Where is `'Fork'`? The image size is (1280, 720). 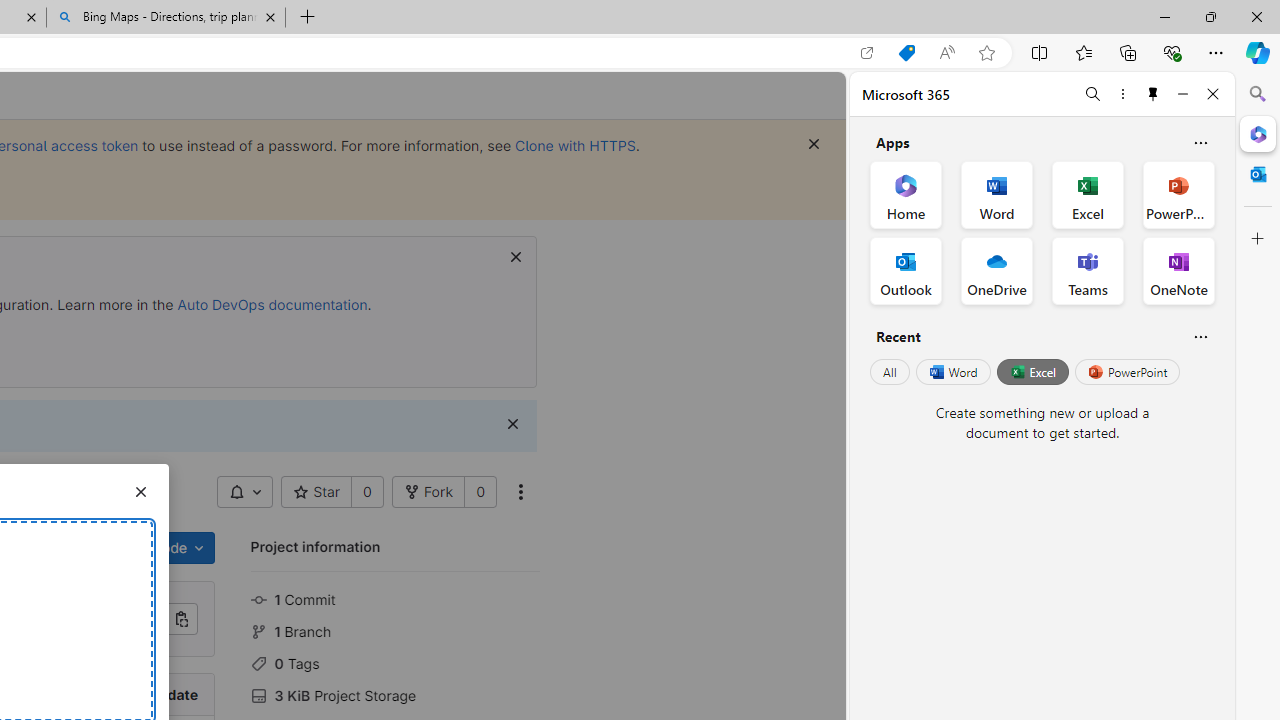
'Fork' is located at coordinates (427, 492).